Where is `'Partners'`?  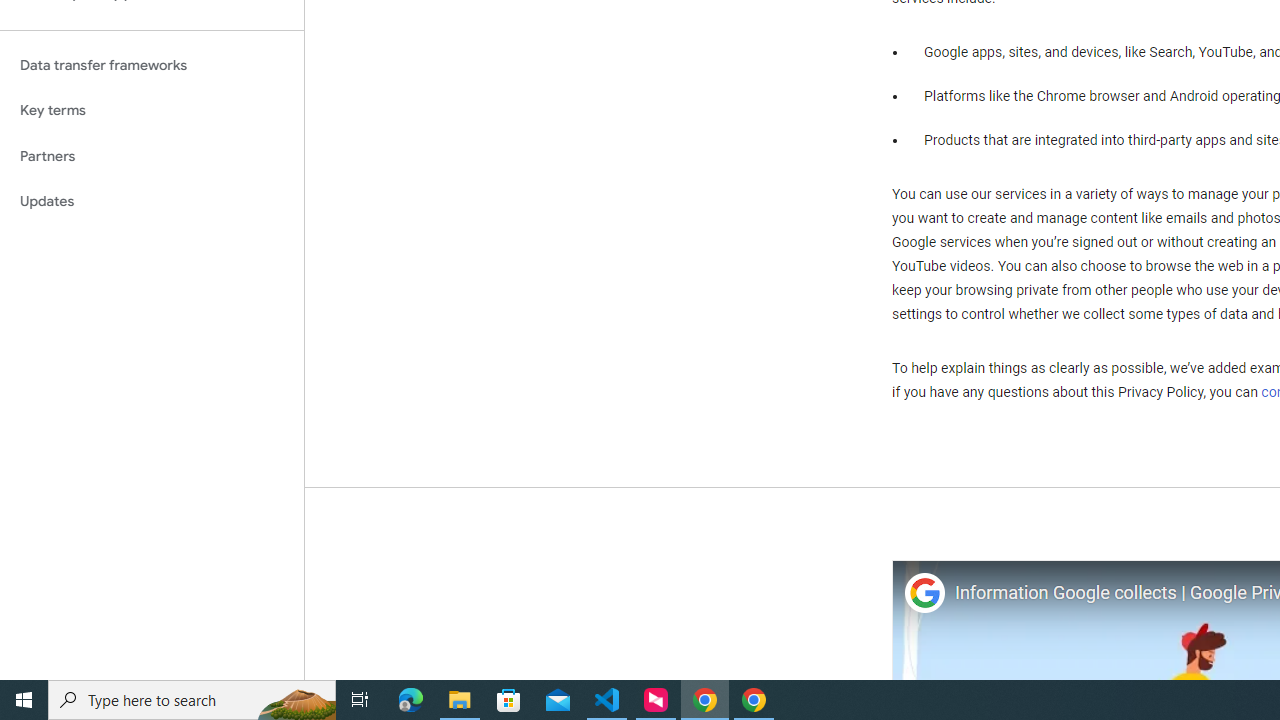 'Partners' is located at coordinates (151, 155).